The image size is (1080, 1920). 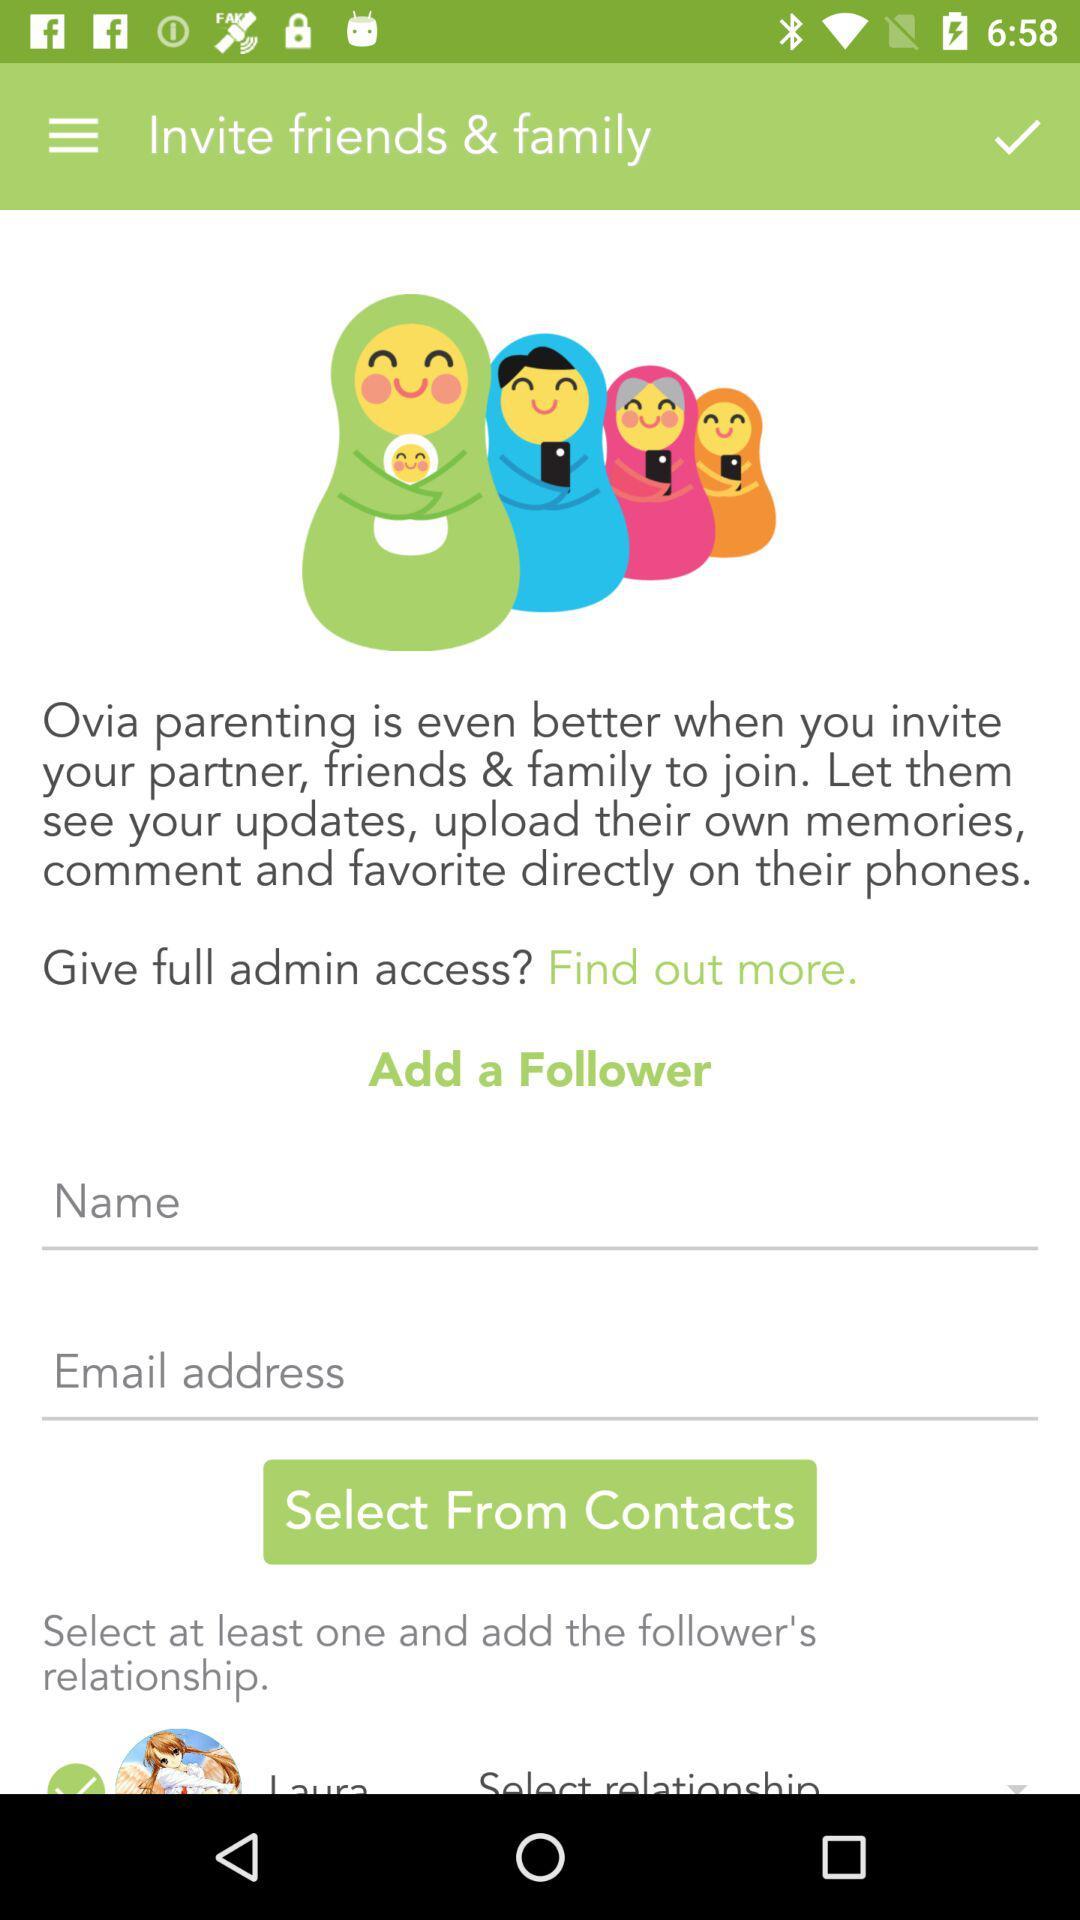 I want to click on the select from contacts, so click(x=540, y=1512).